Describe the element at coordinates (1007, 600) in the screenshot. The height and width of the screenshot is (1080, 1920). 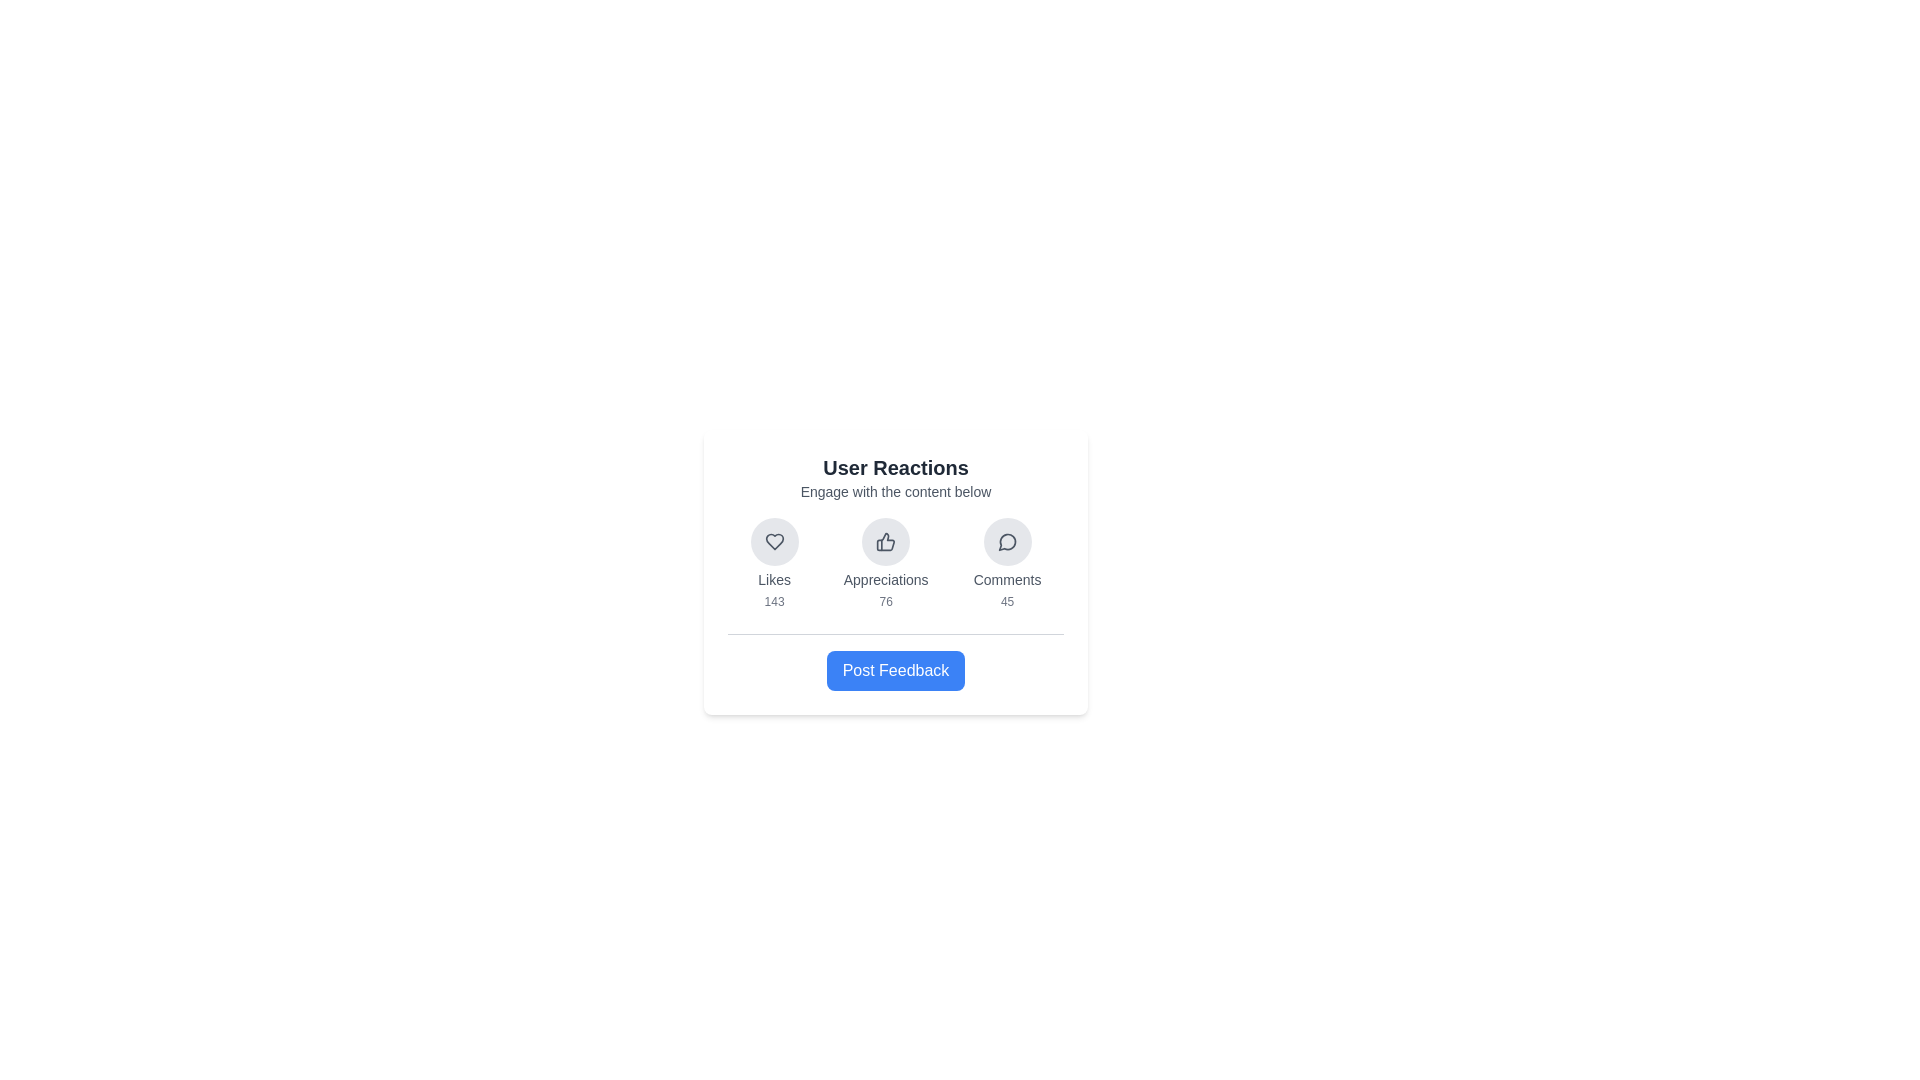
I see `the Text label displaying the number '45', which is styled with a gray font and located directly beneath the 'Comments' label` at that location.